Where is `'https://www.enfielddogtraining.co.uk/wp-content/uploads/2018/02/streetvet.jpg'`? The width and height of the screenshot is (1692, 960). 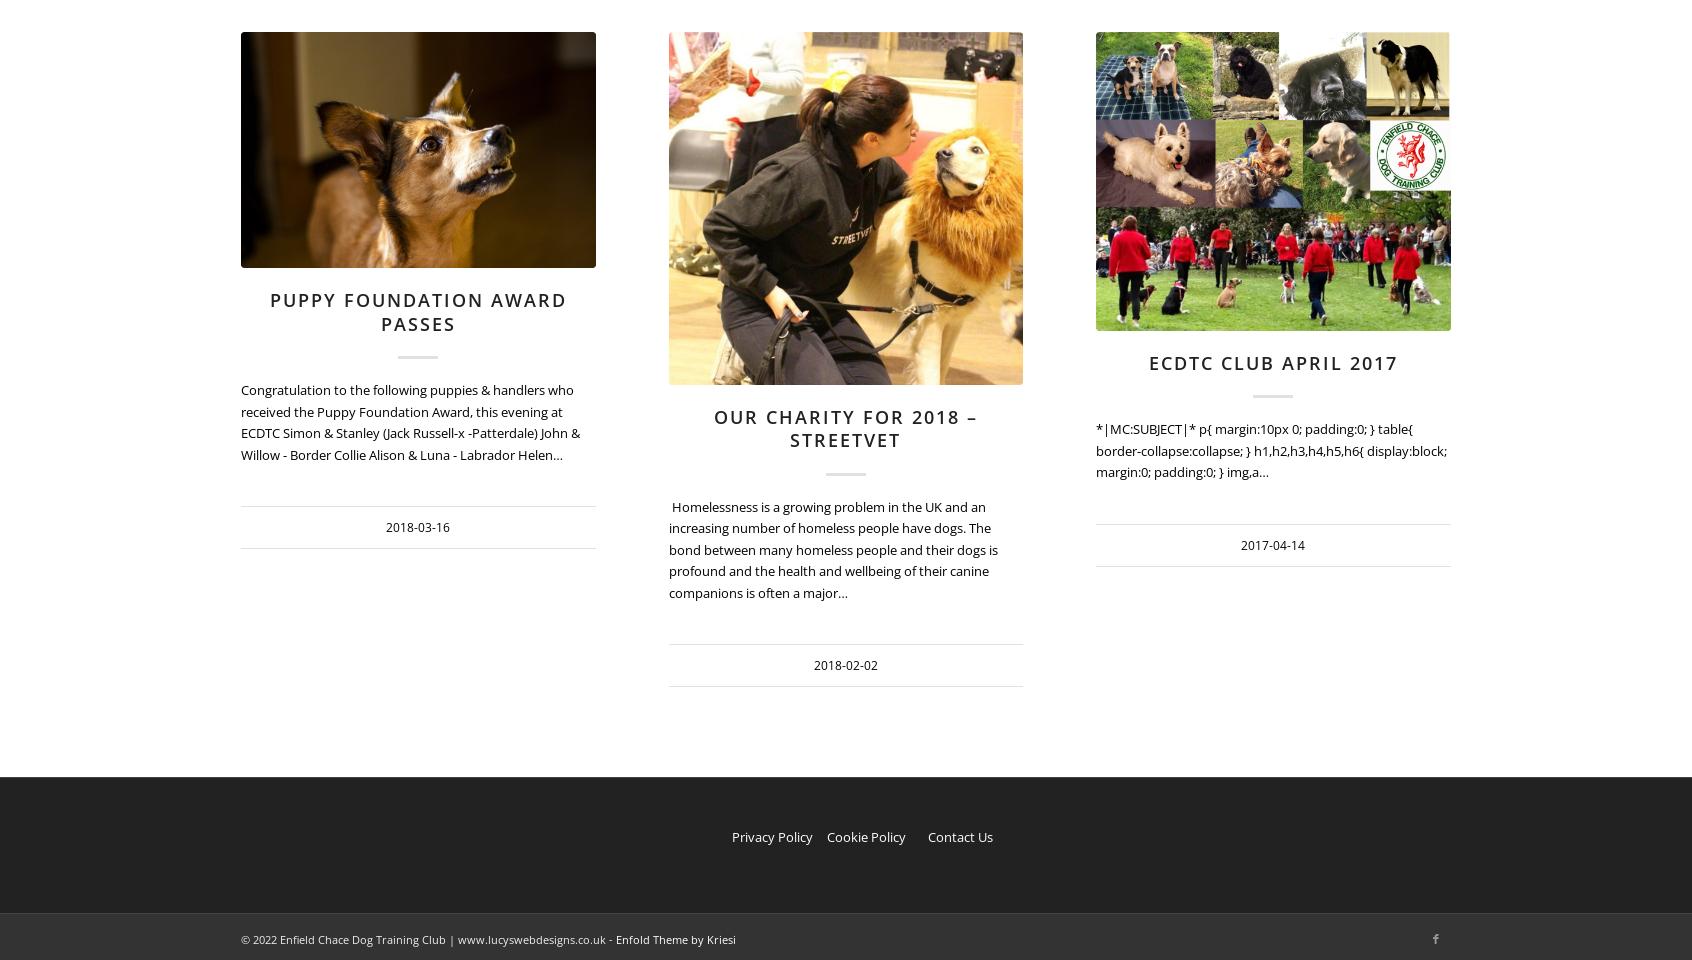 'https://www.enfielddogtraining.co.uk/wp-content/uploads/2018/02/streetvet.jpg' is located at coordinates (1147, 51).